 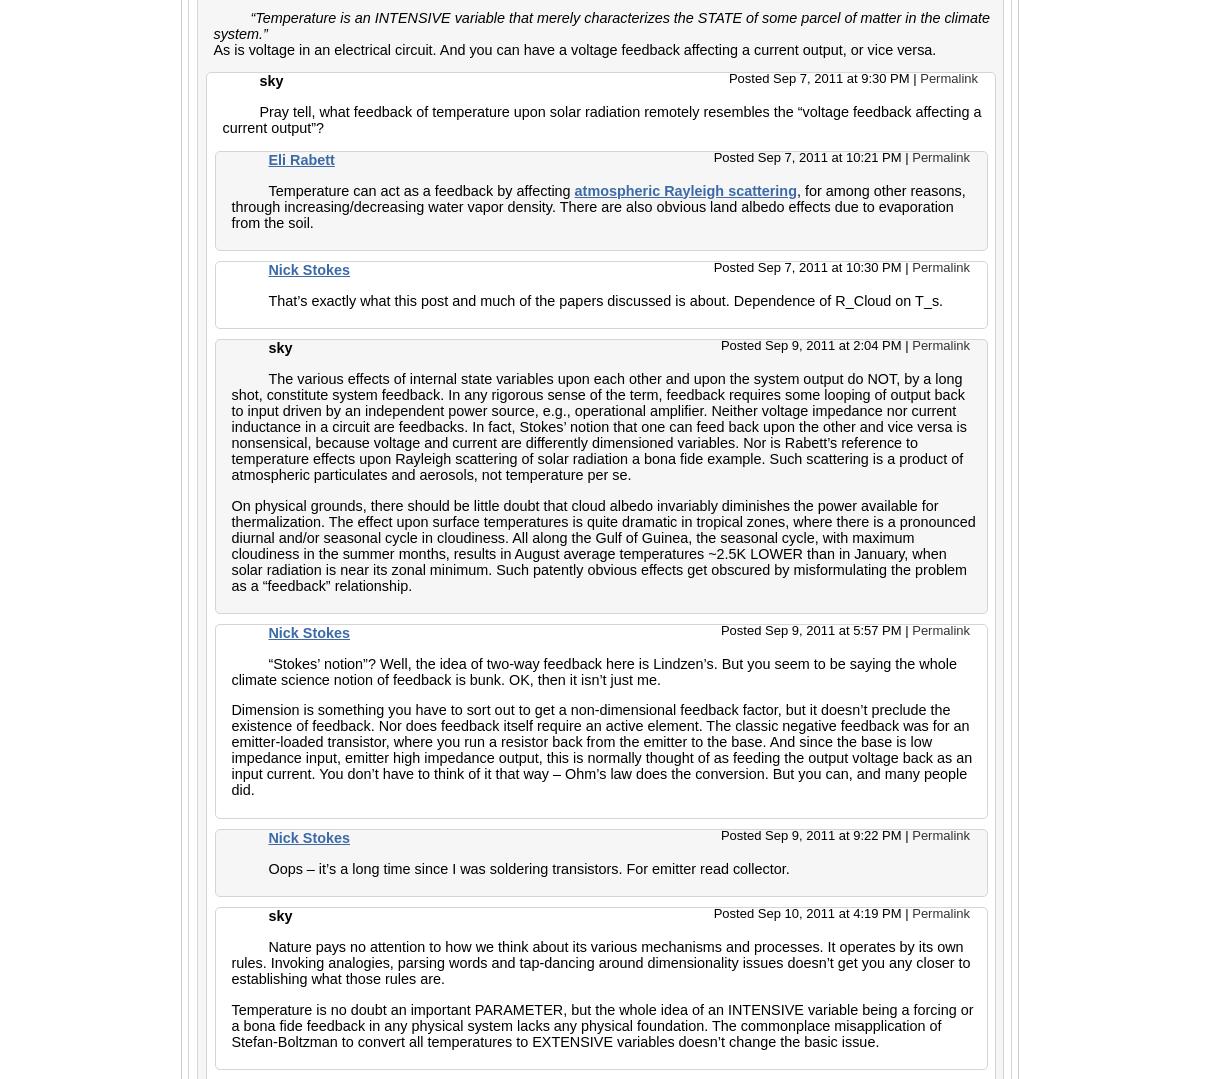 What do you see at coordinates (808, 266) in the screenshot?
I see `'Posted Sep 7, 2011 at 10:30 PM'` at bounding box center [808, 266].